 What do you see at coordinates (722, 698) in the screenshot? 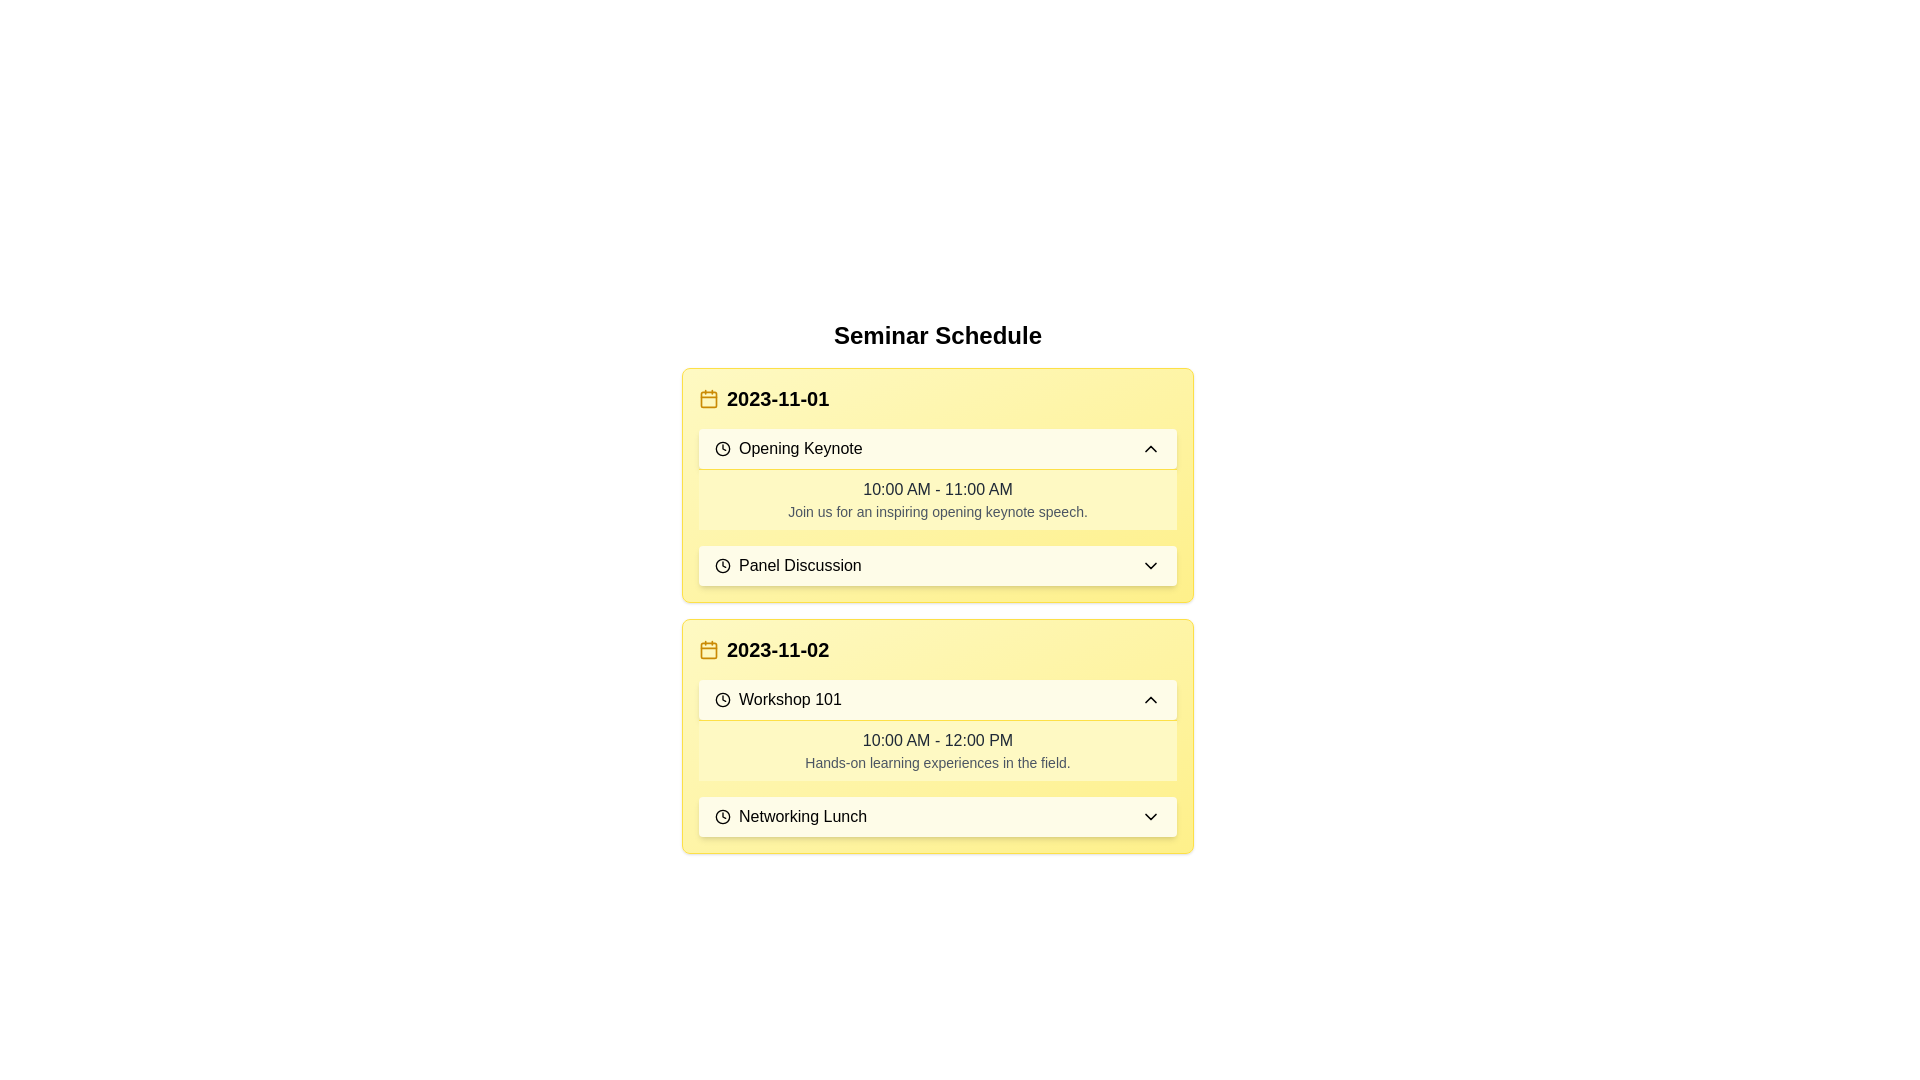
I see `the clock icon located near the 'Workshop 101' text, which is a minimalist outlined circle with a clock hand inside` at bounding box center [722, 698].